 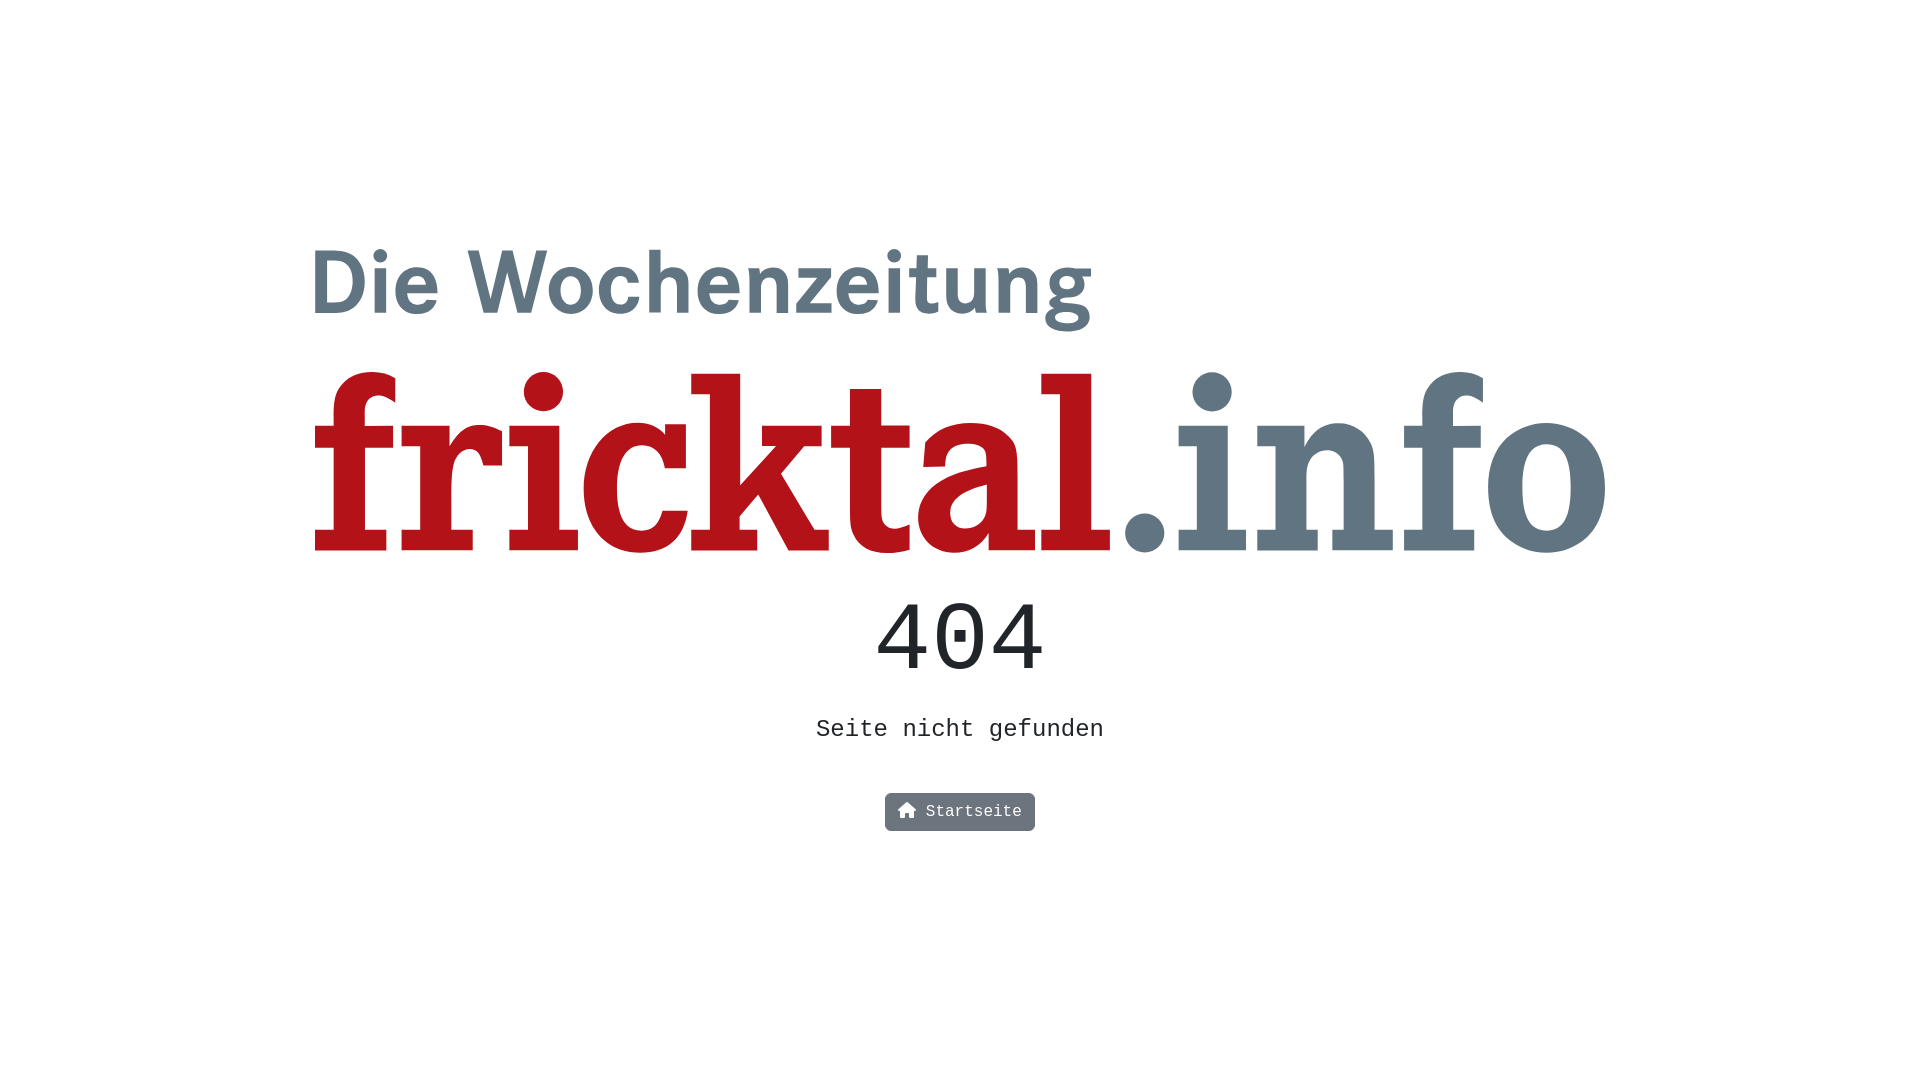 I want to click on 'Startseite', so click(x=960, y=812).